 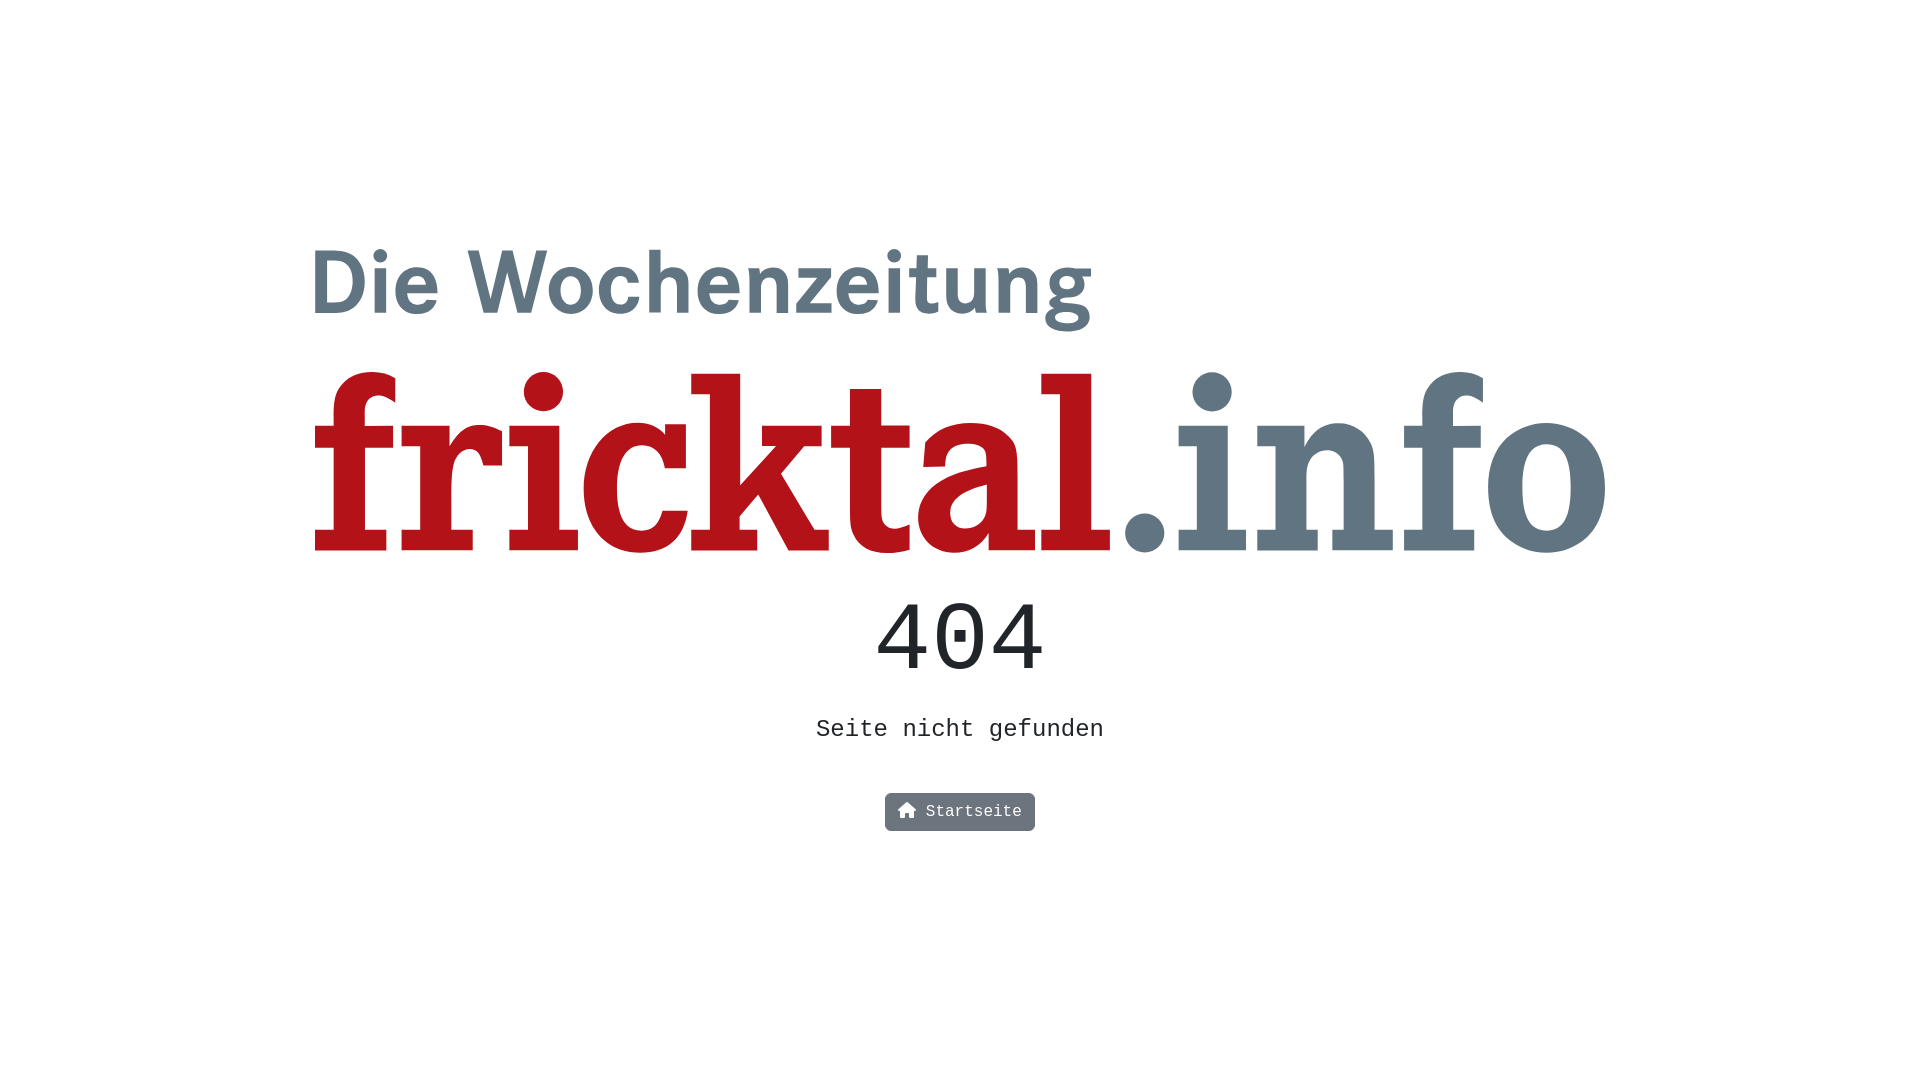 I want to click on 'Startseite', so click(x=960, y=812).